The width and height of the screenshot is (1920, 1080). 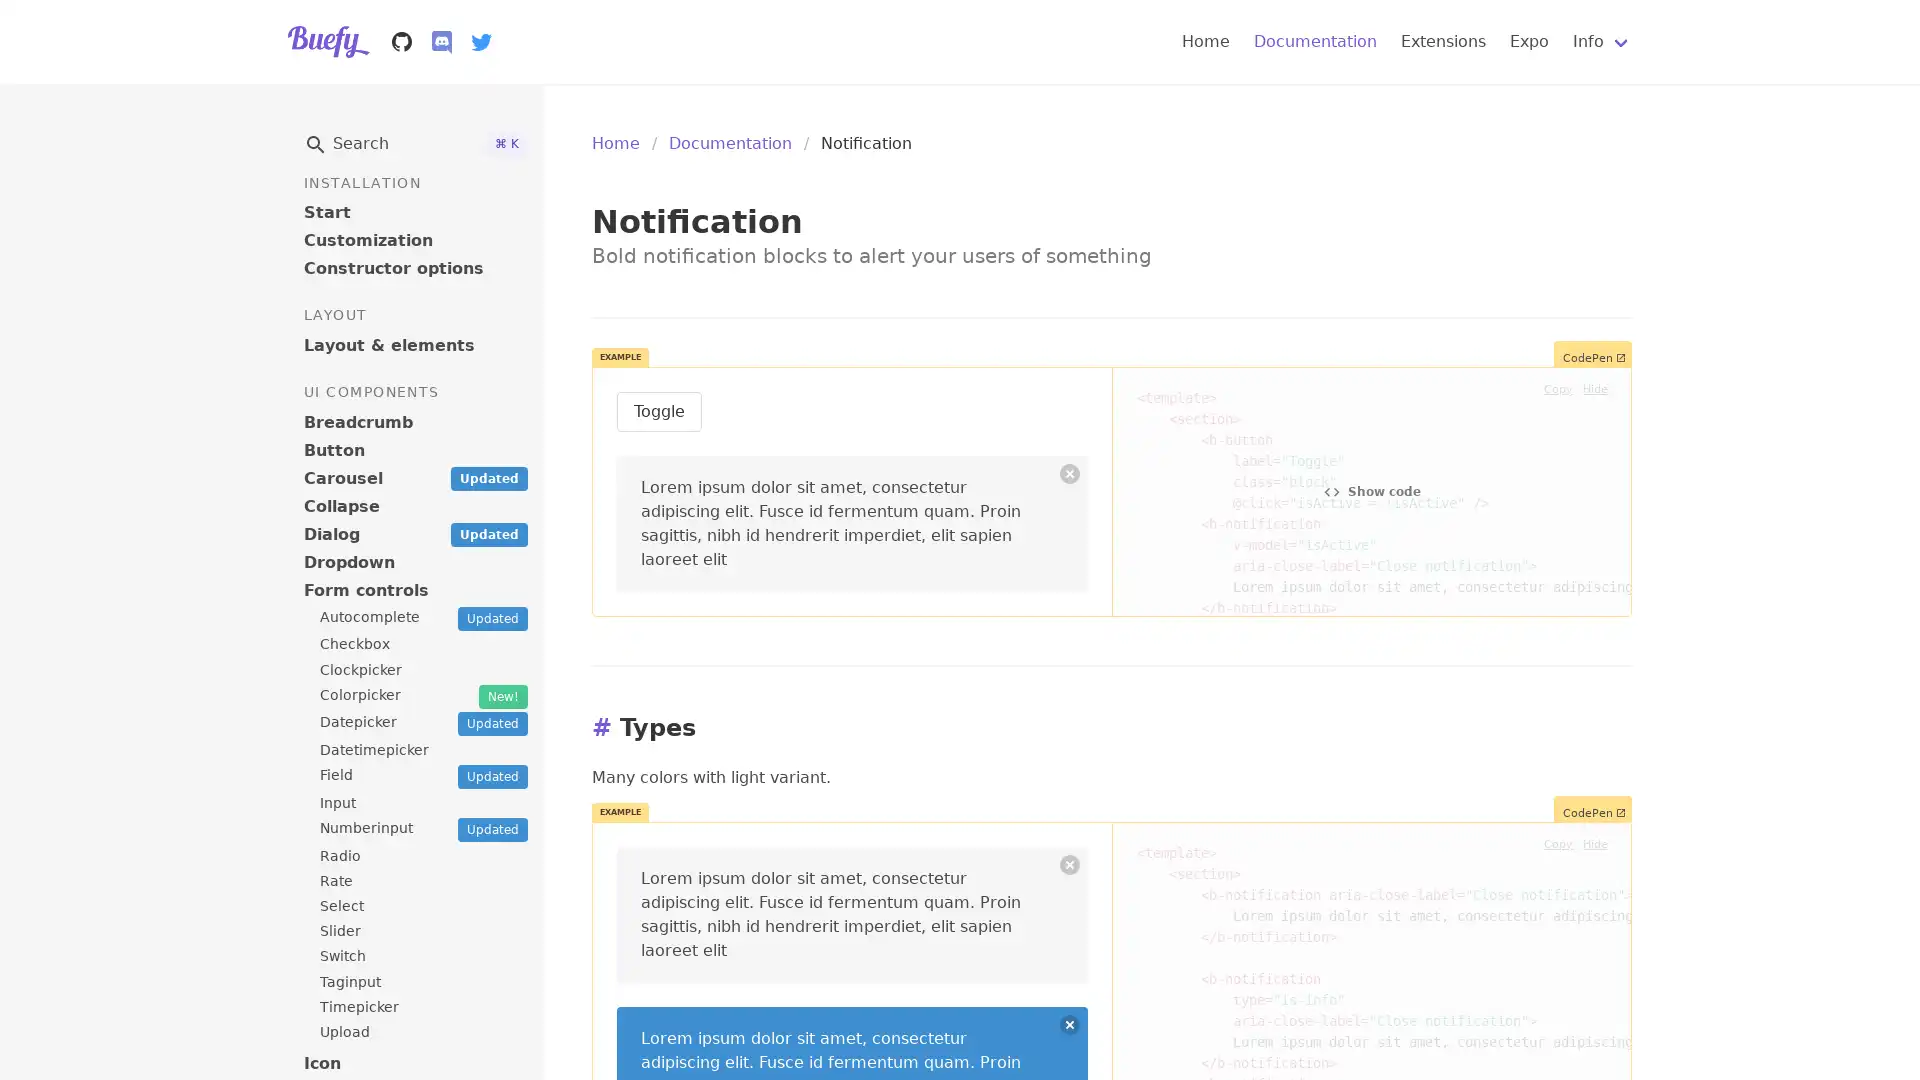 What do you see at coordinates (1371, 906) in the screenshot?
I see `Hide code` at bounding box center [1371, 906].